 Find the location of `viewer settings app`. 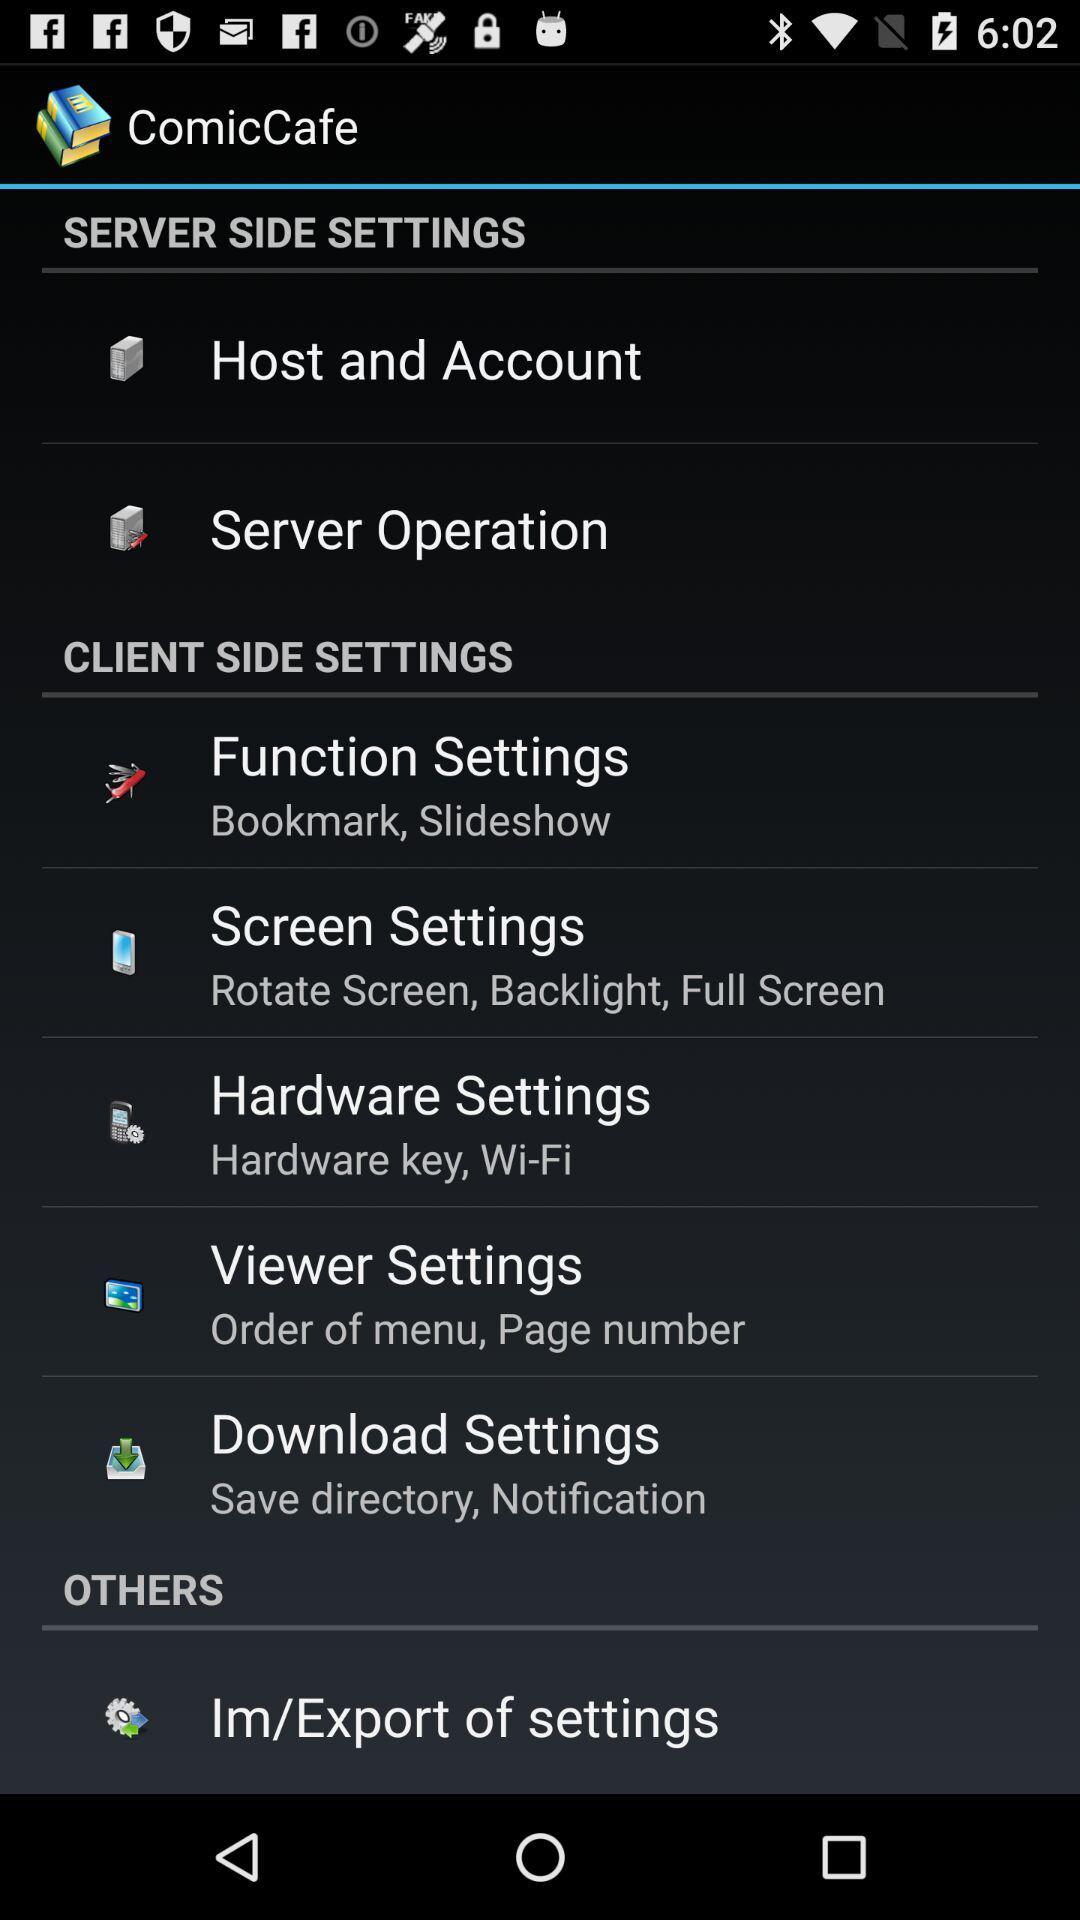

viewer settings app is located at coordinates (396, 1261).